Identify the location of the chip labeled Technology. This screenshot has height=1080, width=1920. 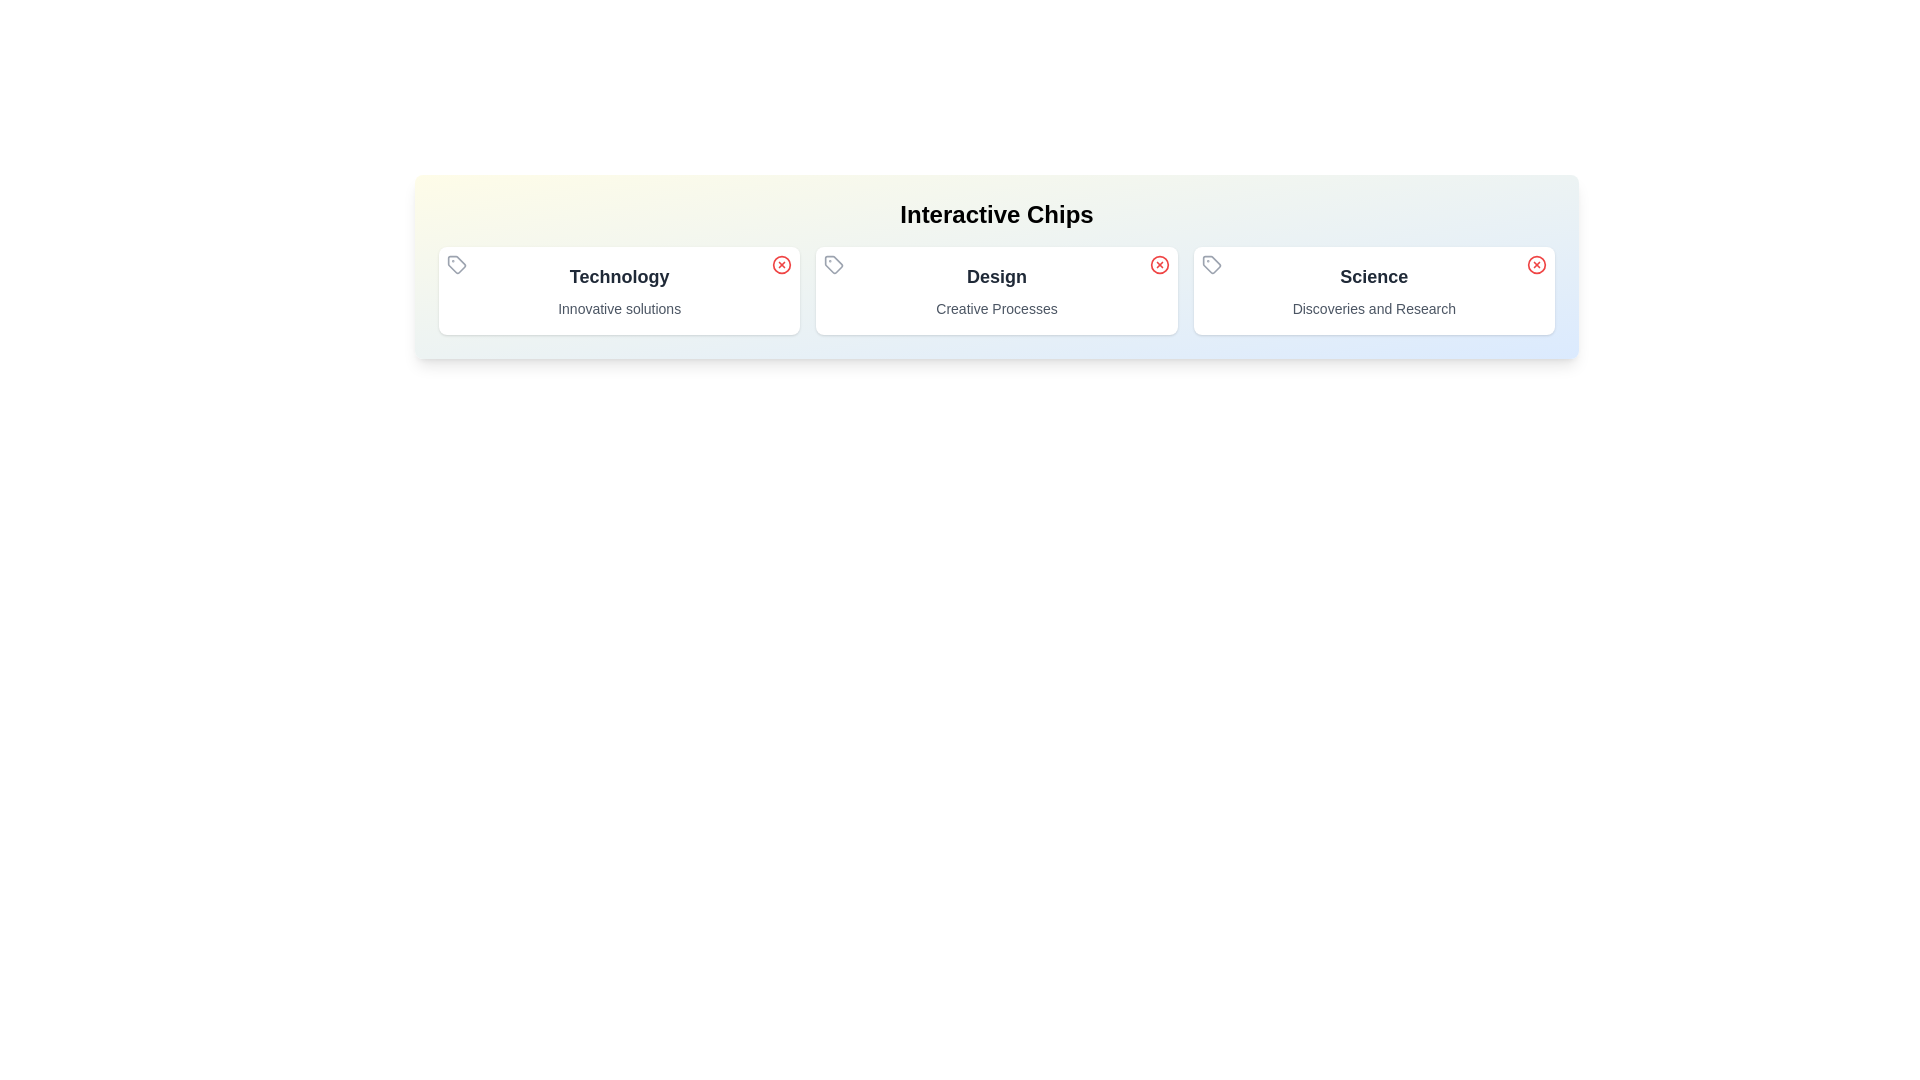
(618, 290).